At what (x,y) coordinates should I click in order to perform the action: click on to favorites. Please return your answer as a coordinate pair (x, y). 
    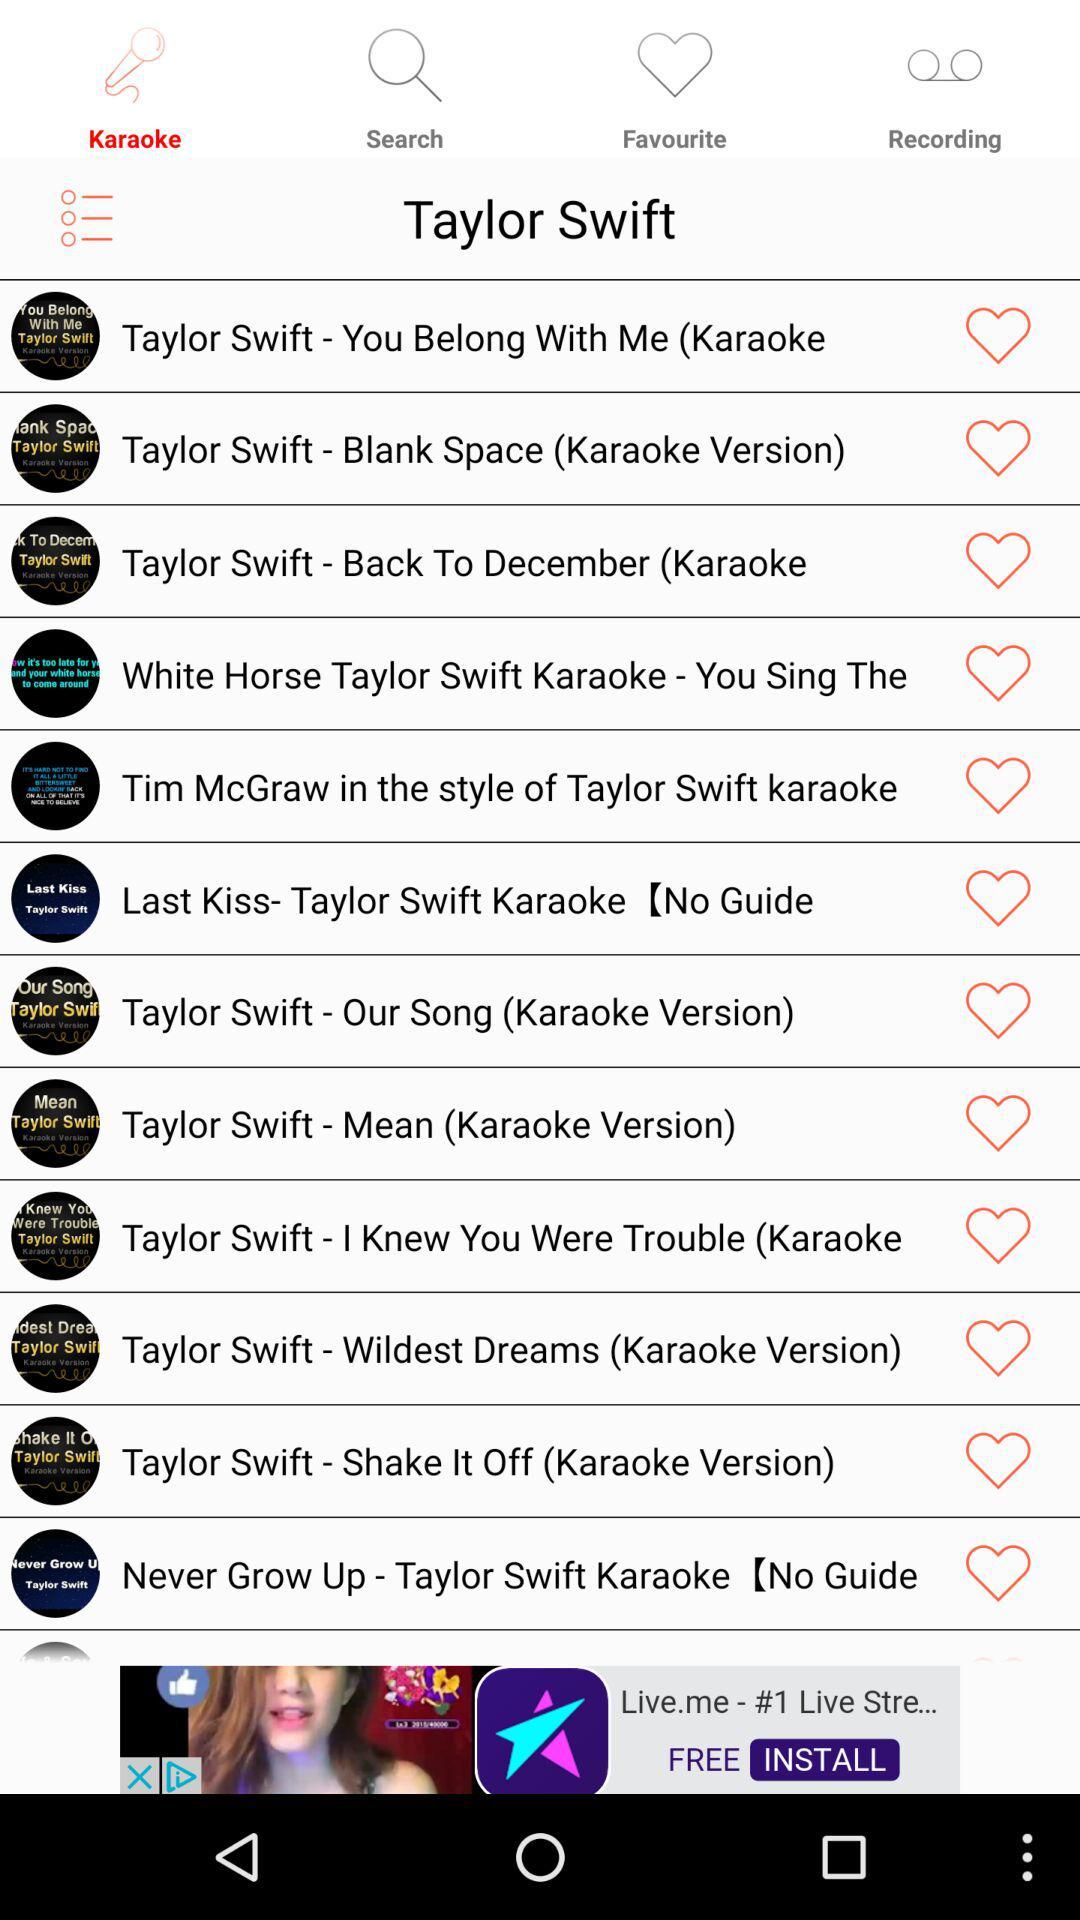
    Looking at the image, I should click on (998, 1572).